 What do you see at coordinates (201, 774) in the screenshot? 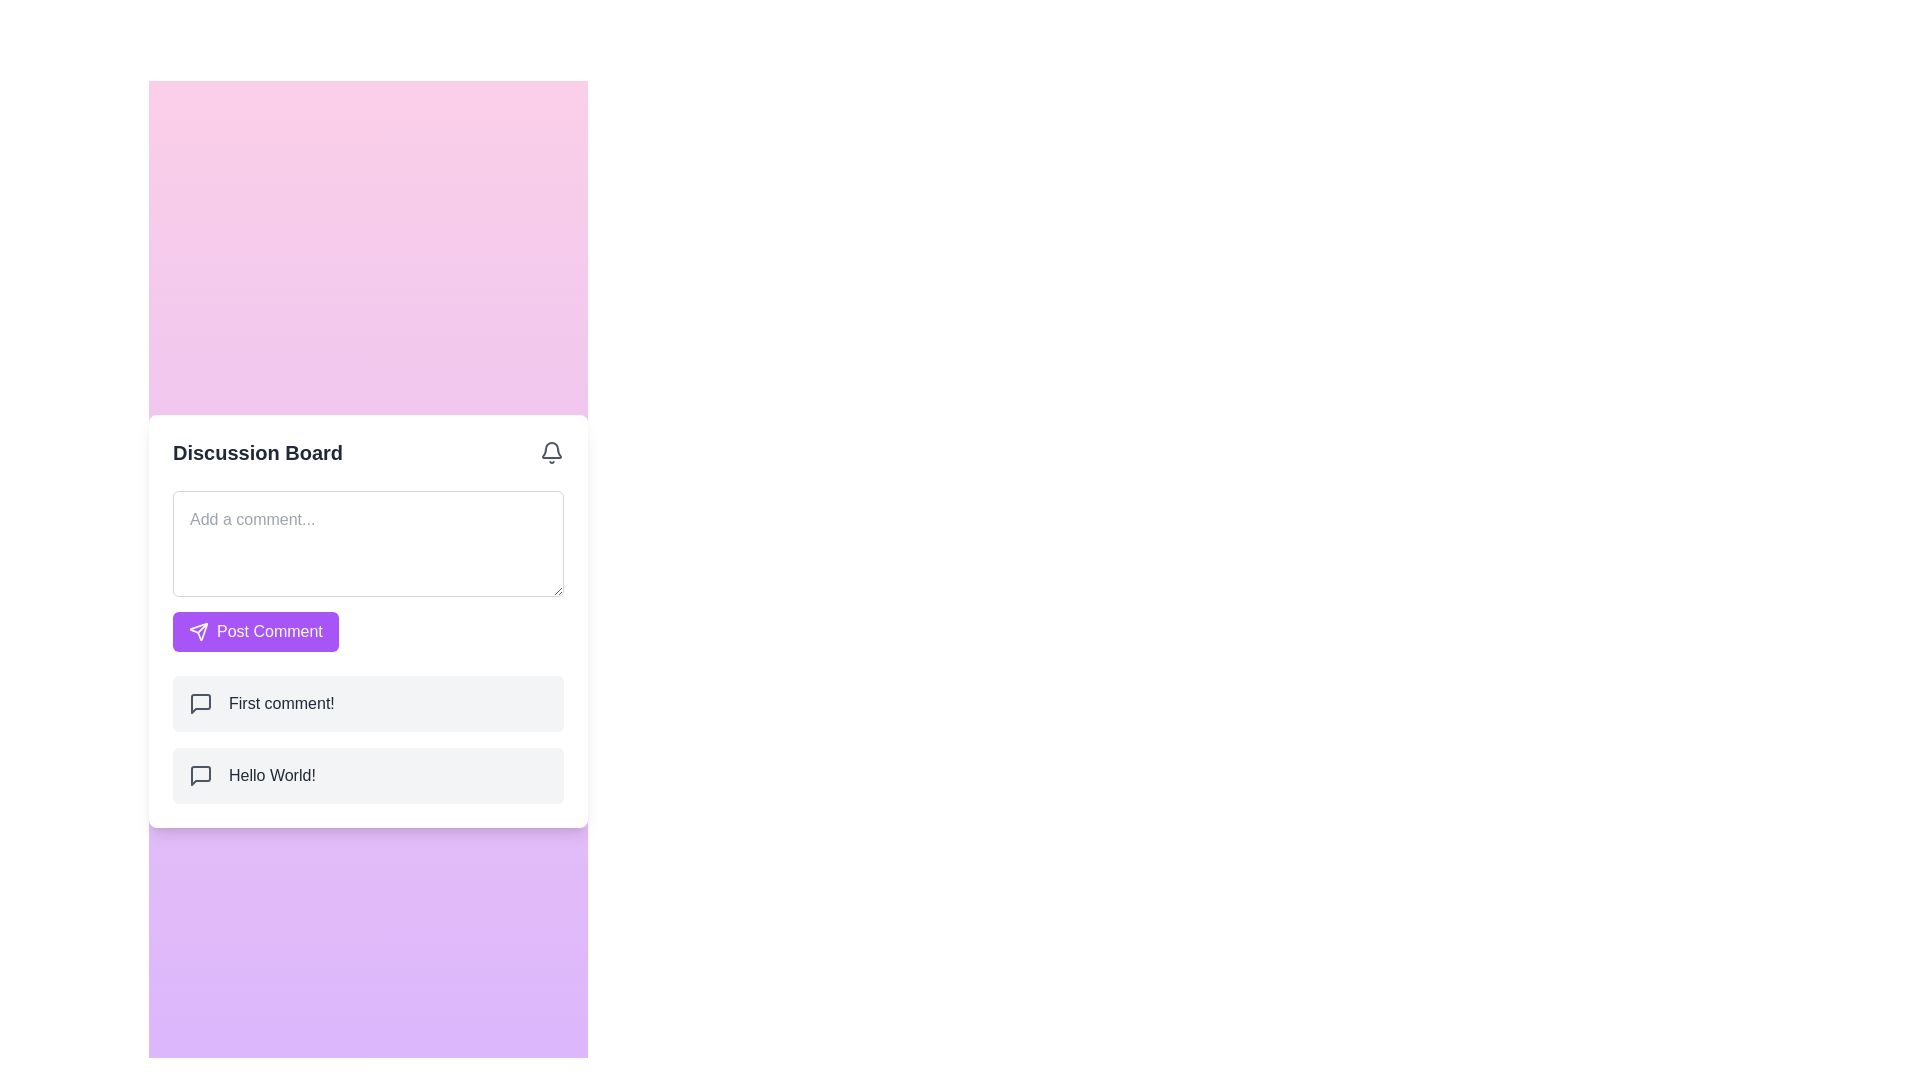
I see `the comment icon associated with the text 'Hello World!' in the second comment of the discussion board interface` at bounding box center [201, 774].